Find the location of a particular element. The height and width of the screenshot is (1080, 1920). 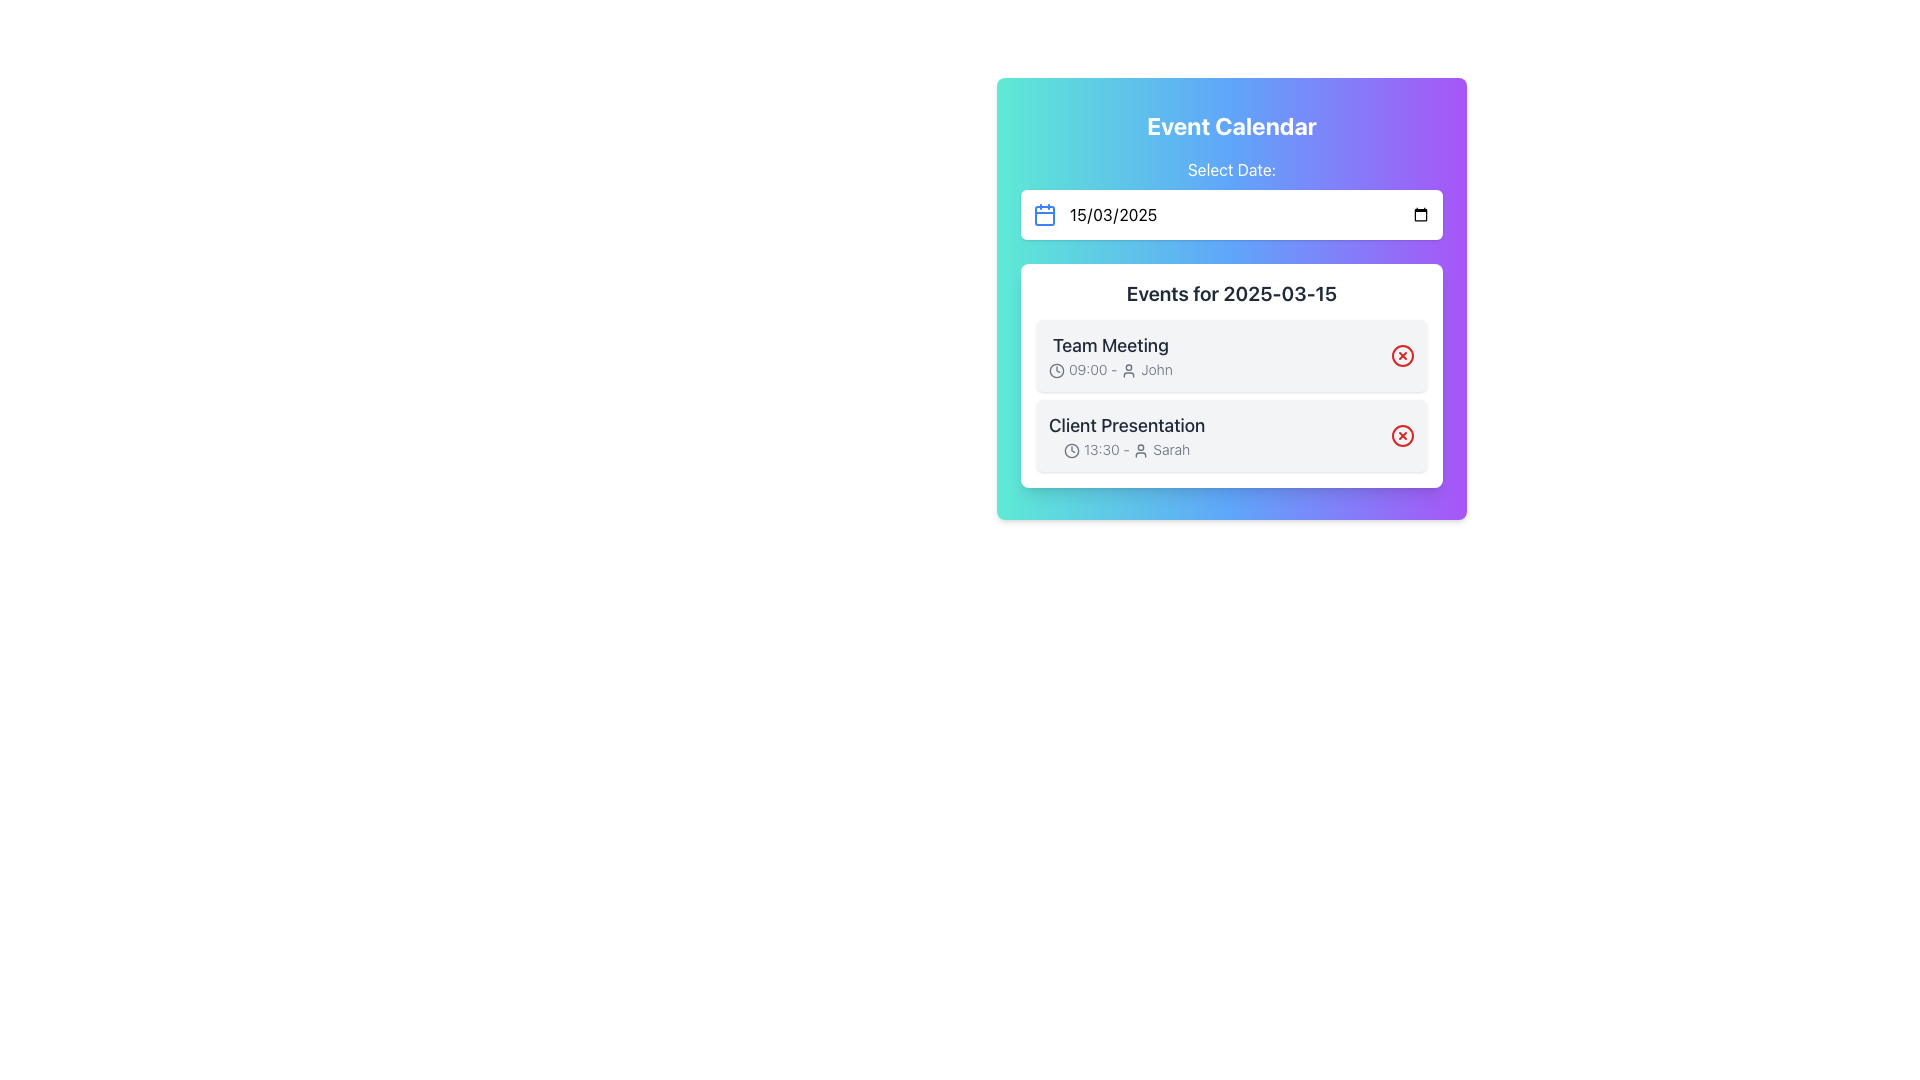

the text label displaying 'Select Date:' in white font color, which is positioned above the date picker field in the header section is located at coordinates (1231, 168).